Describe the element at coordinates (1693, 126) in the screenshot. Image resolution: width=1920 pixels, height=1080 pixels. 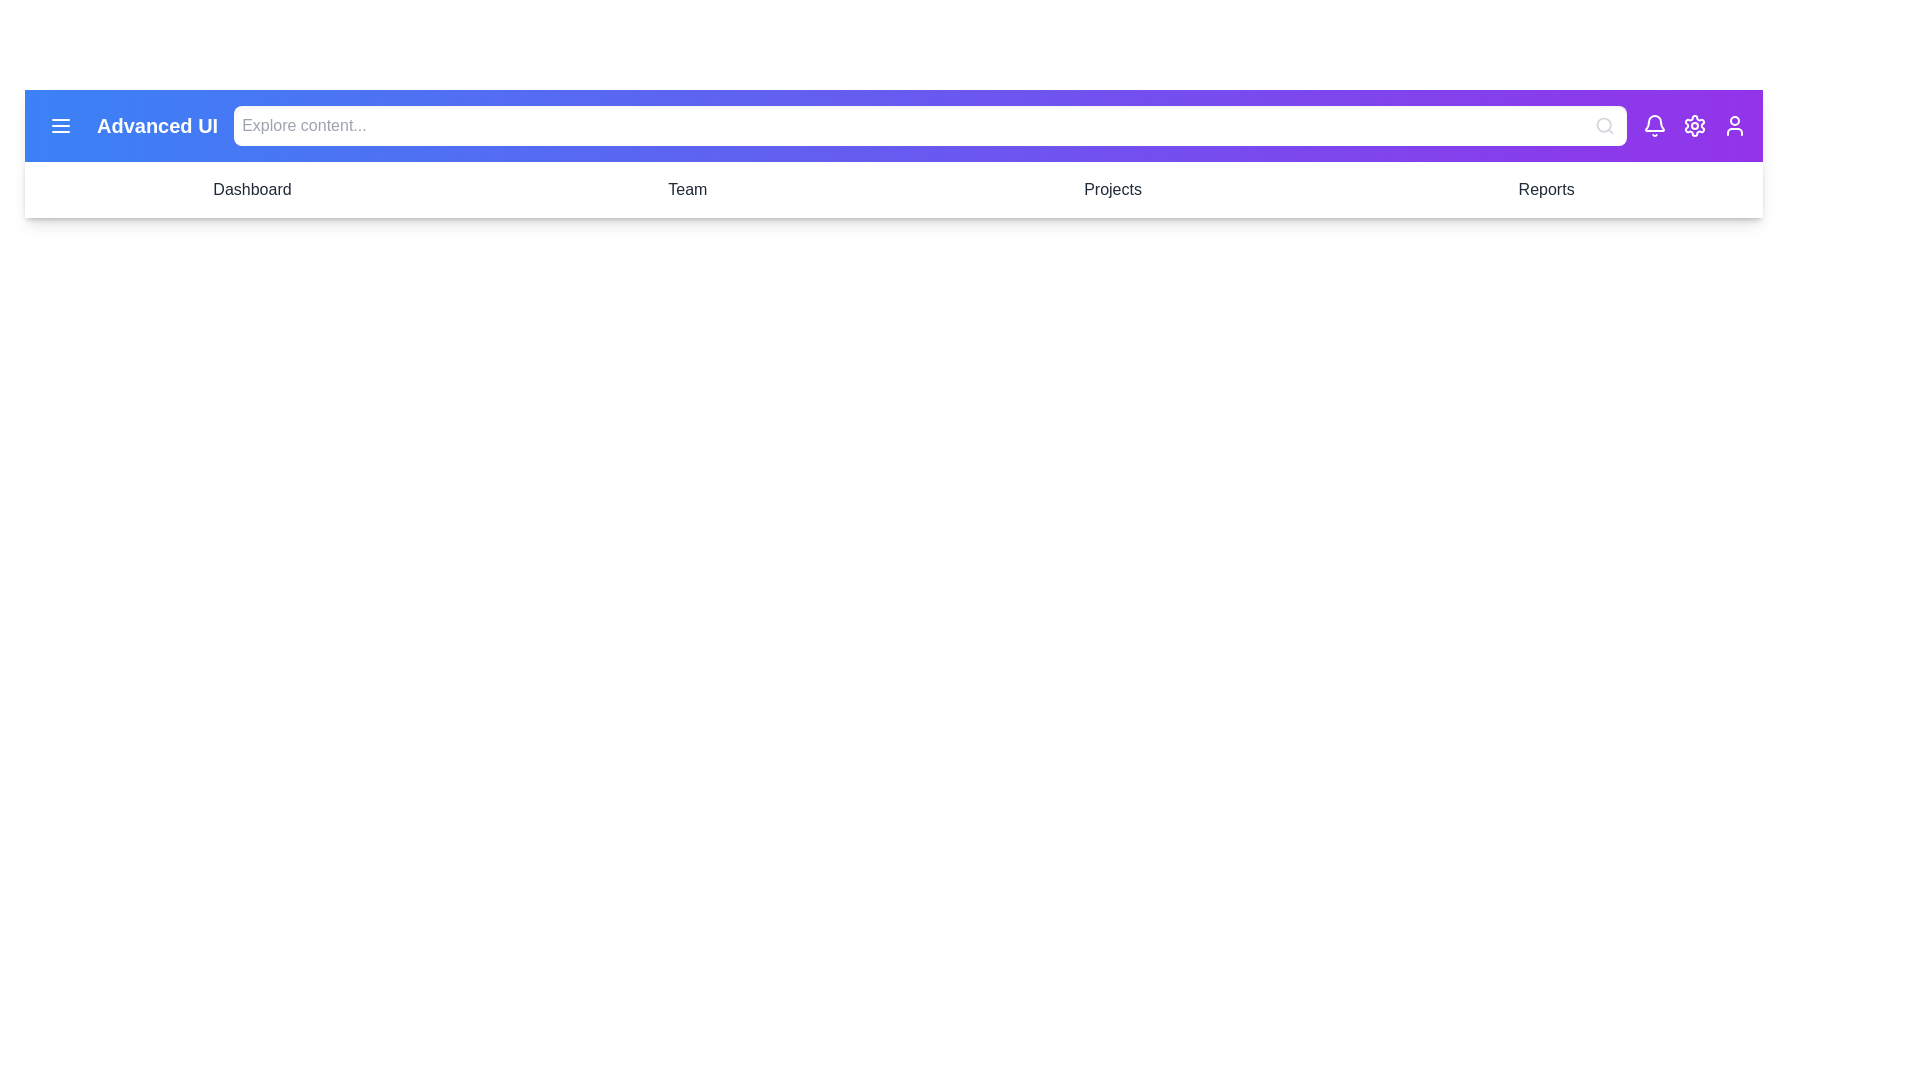
I see `the settings gear icon` at that location.